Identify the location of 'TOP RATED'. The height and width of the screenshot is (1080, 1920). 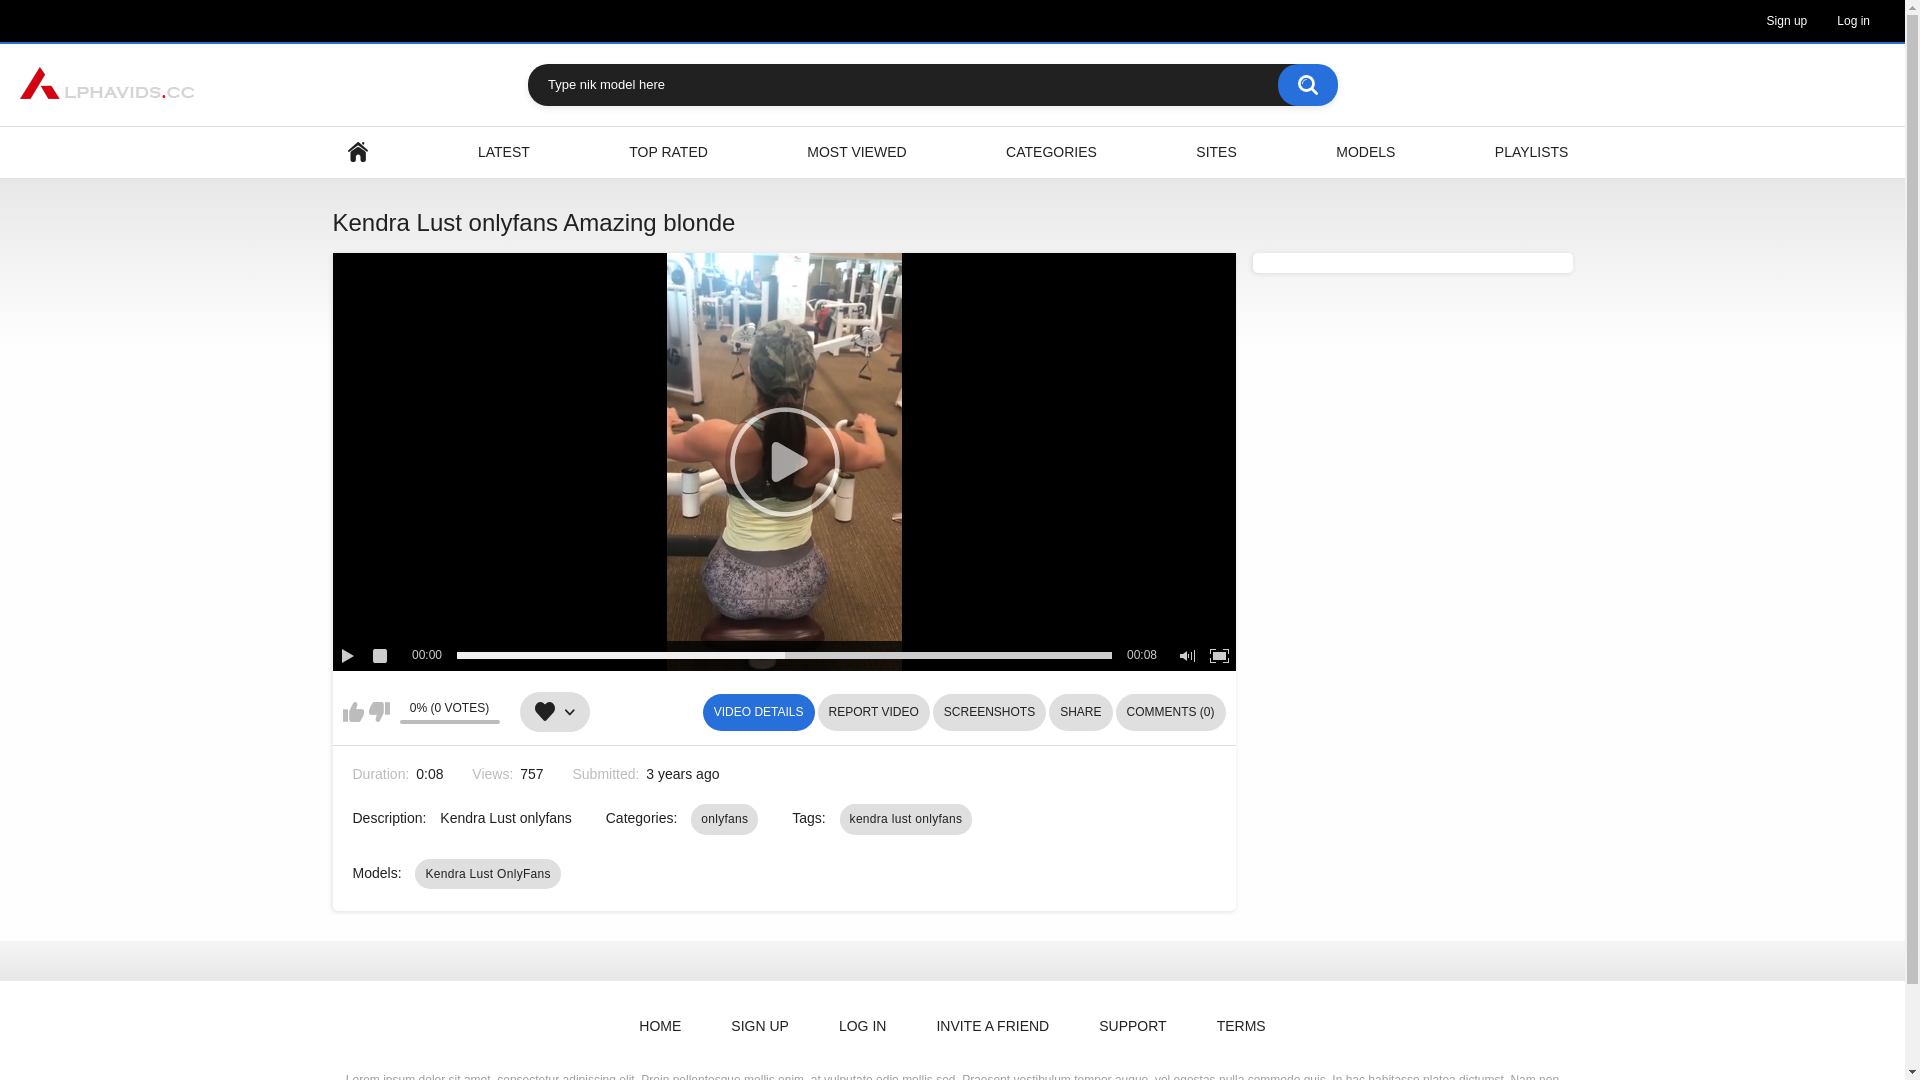
(668, 151).